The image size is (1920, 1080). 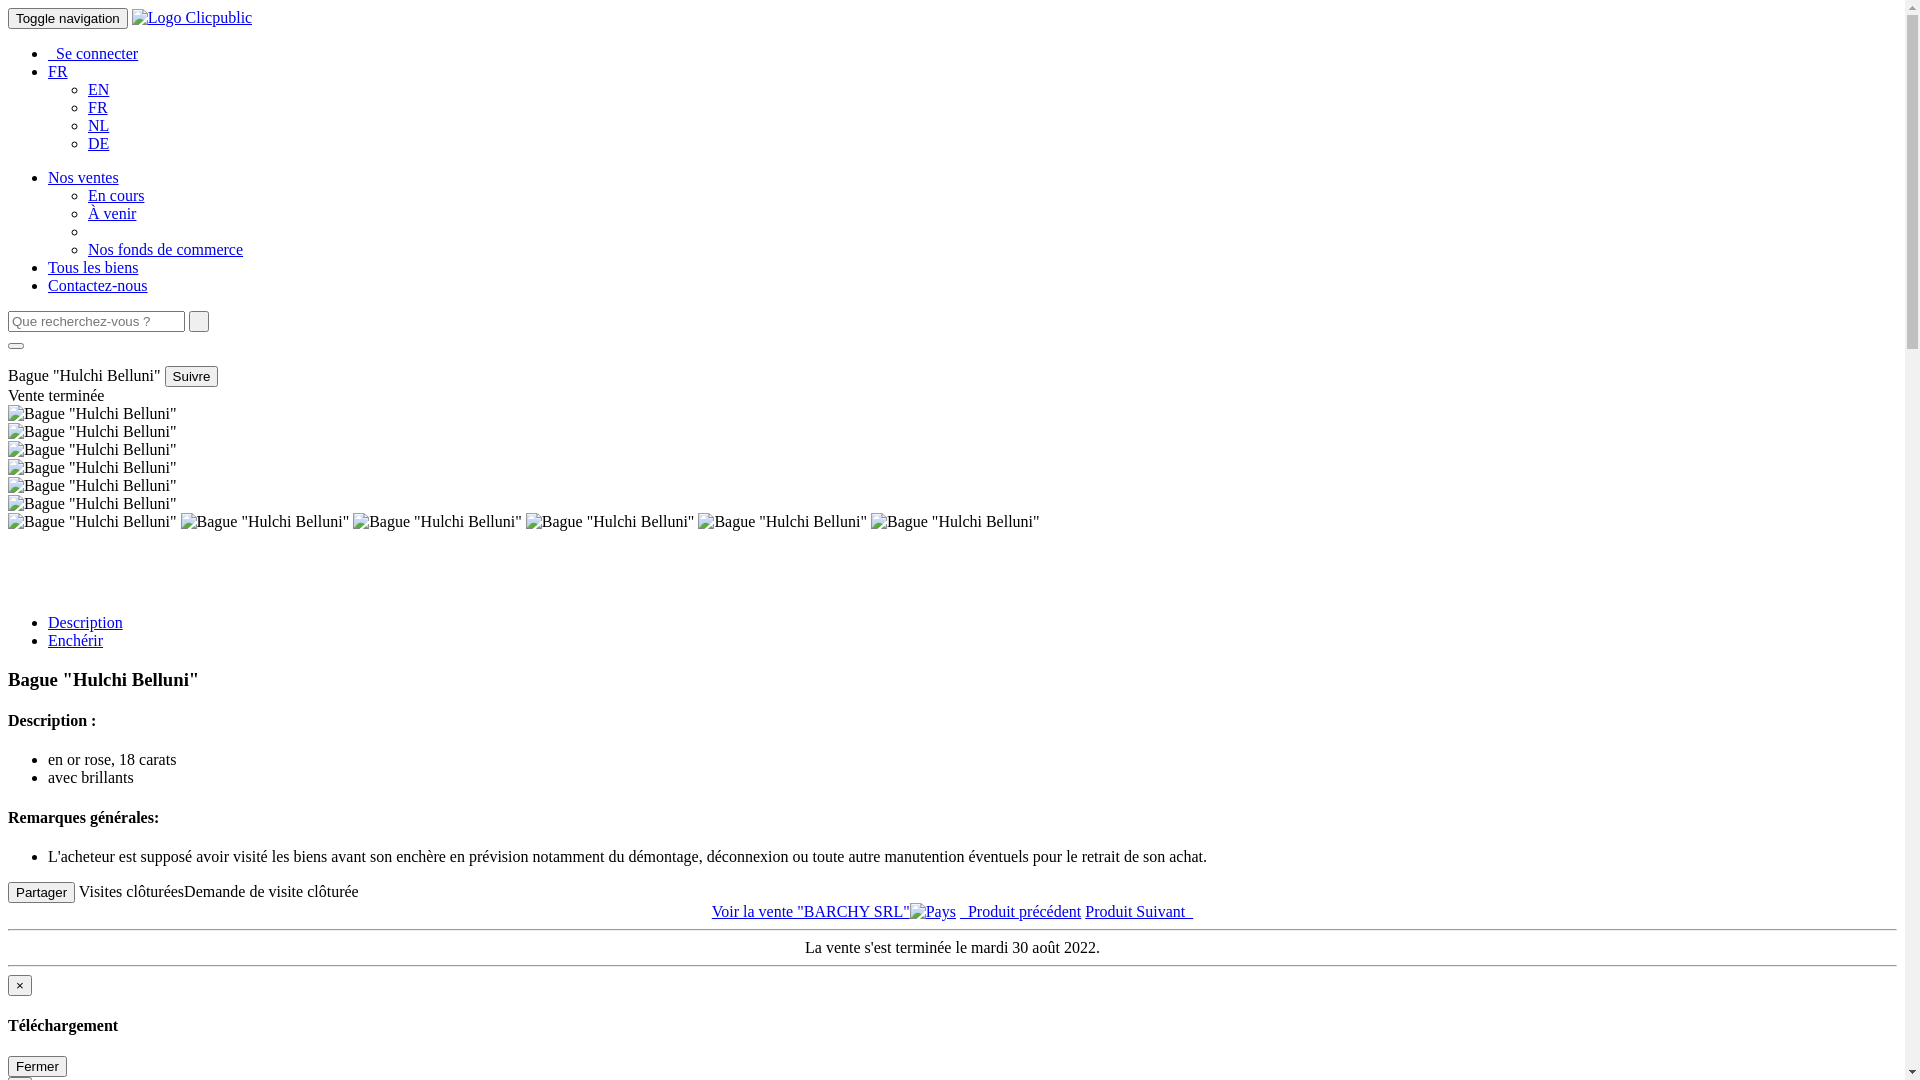 What do you see at coordinates (198, 320) in the screenshot?
I see `' '` at bounding box center [198, 320].